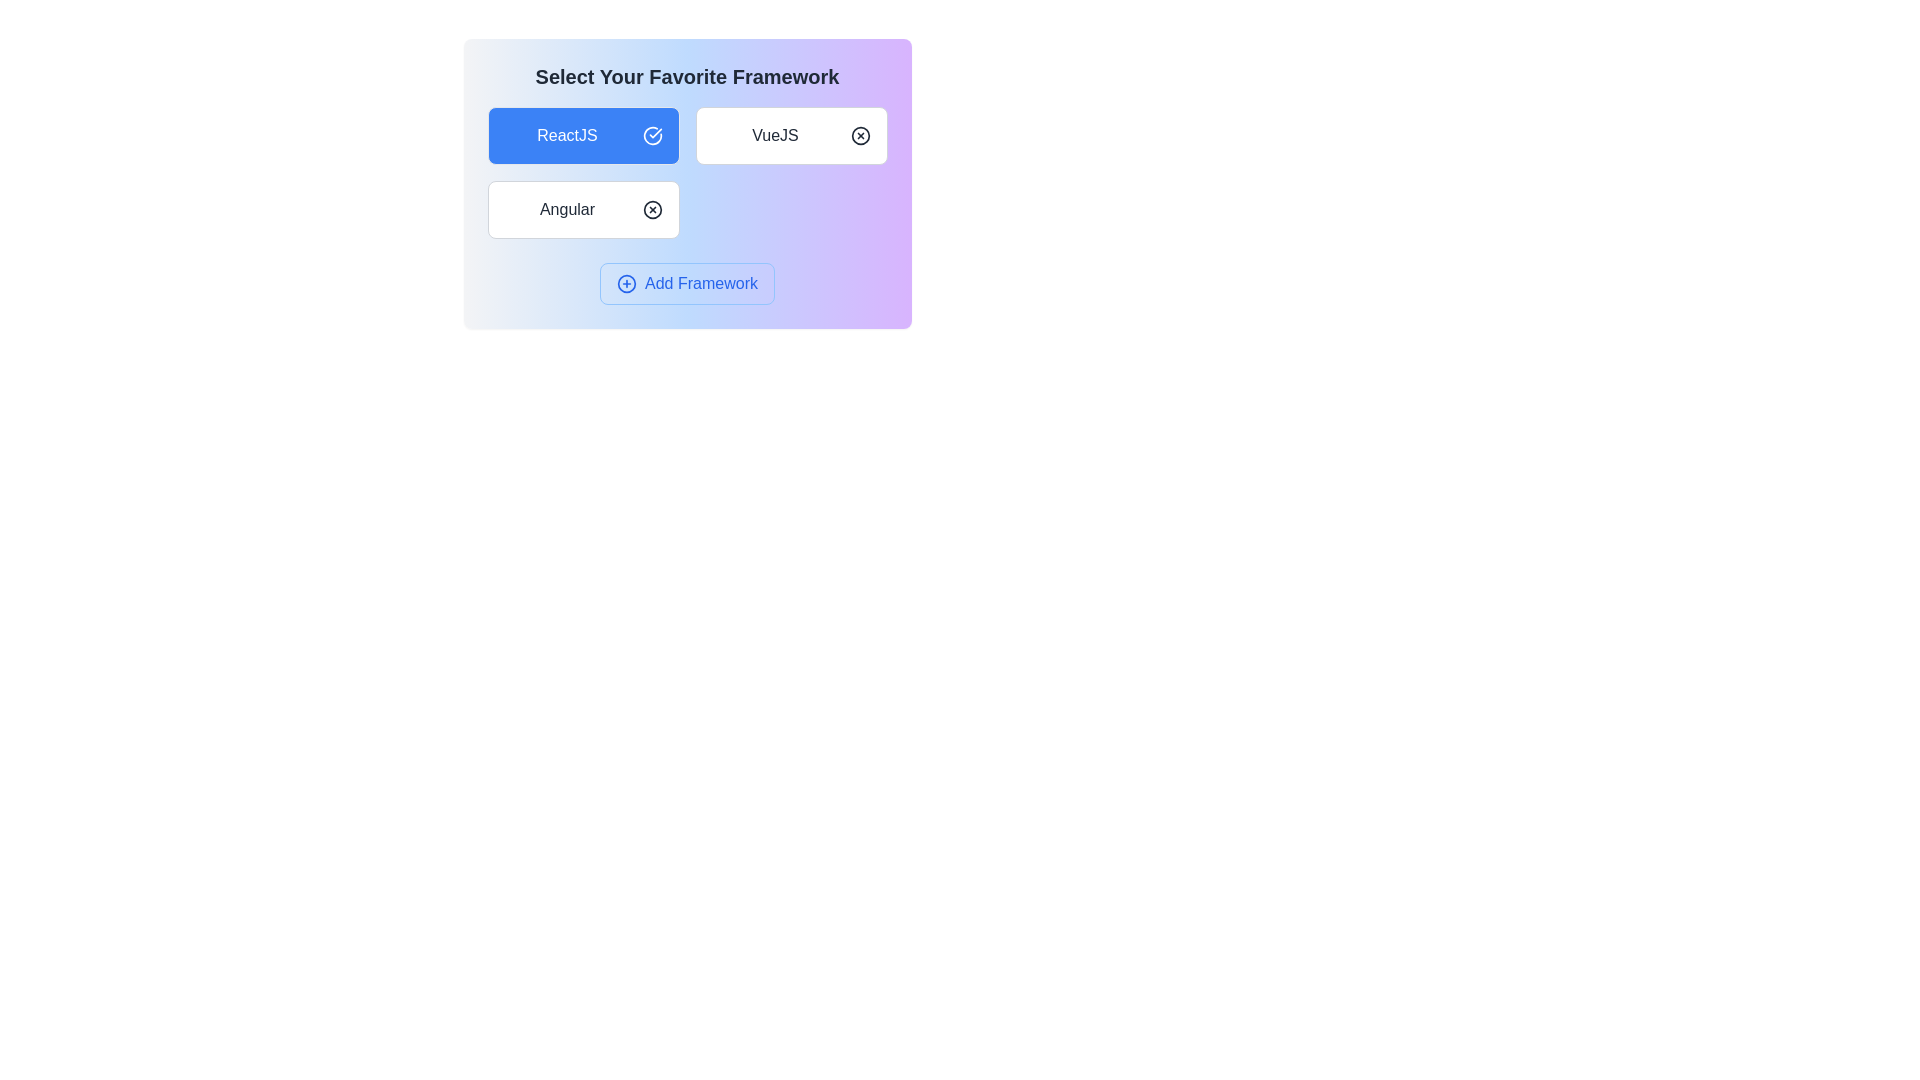  Describe the element at coordinates (790, 135) in the screenshot. I see `the chip labeled VueJS` at that location.